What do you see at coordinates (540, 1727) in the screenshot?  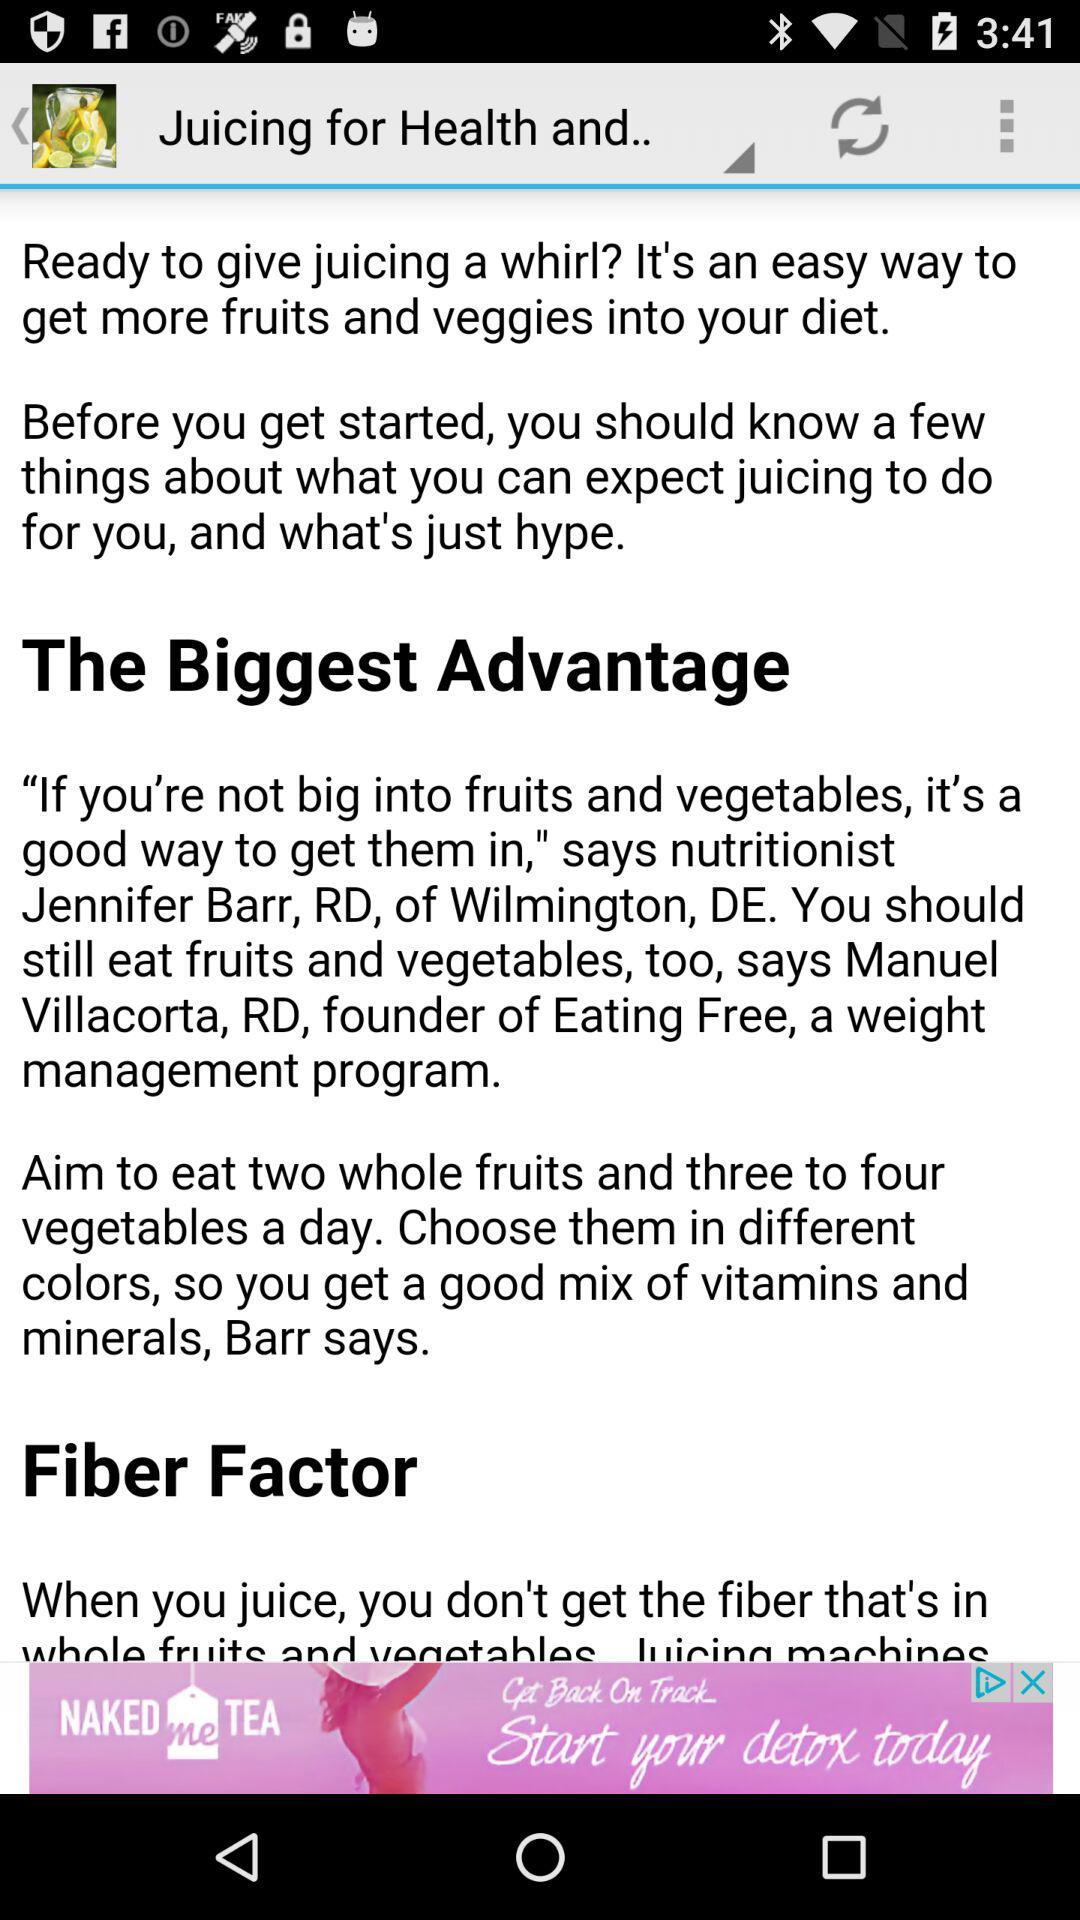 I see `open advertisement` at bounding box center [540, 1727].